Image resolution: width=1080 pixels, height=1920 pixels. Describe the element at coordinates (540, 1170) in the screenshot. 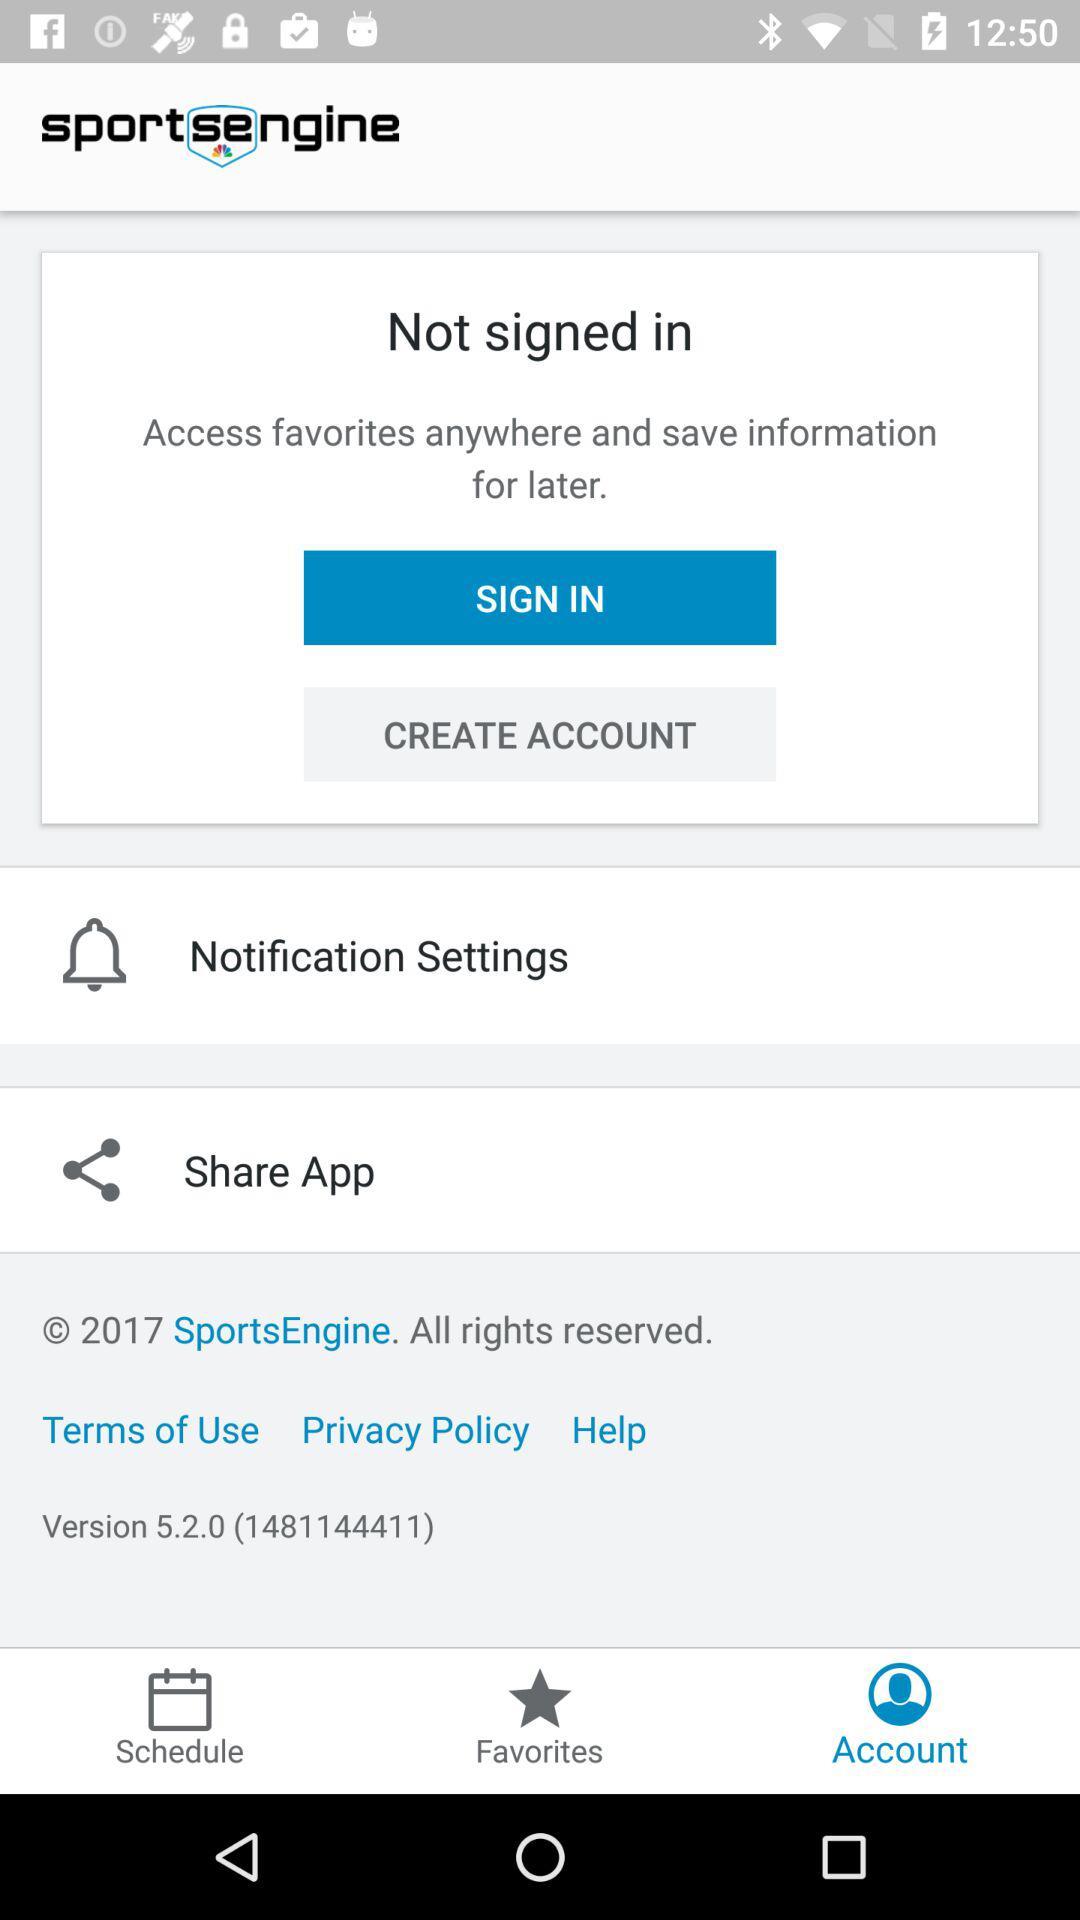

I see `the share app item` at that location.